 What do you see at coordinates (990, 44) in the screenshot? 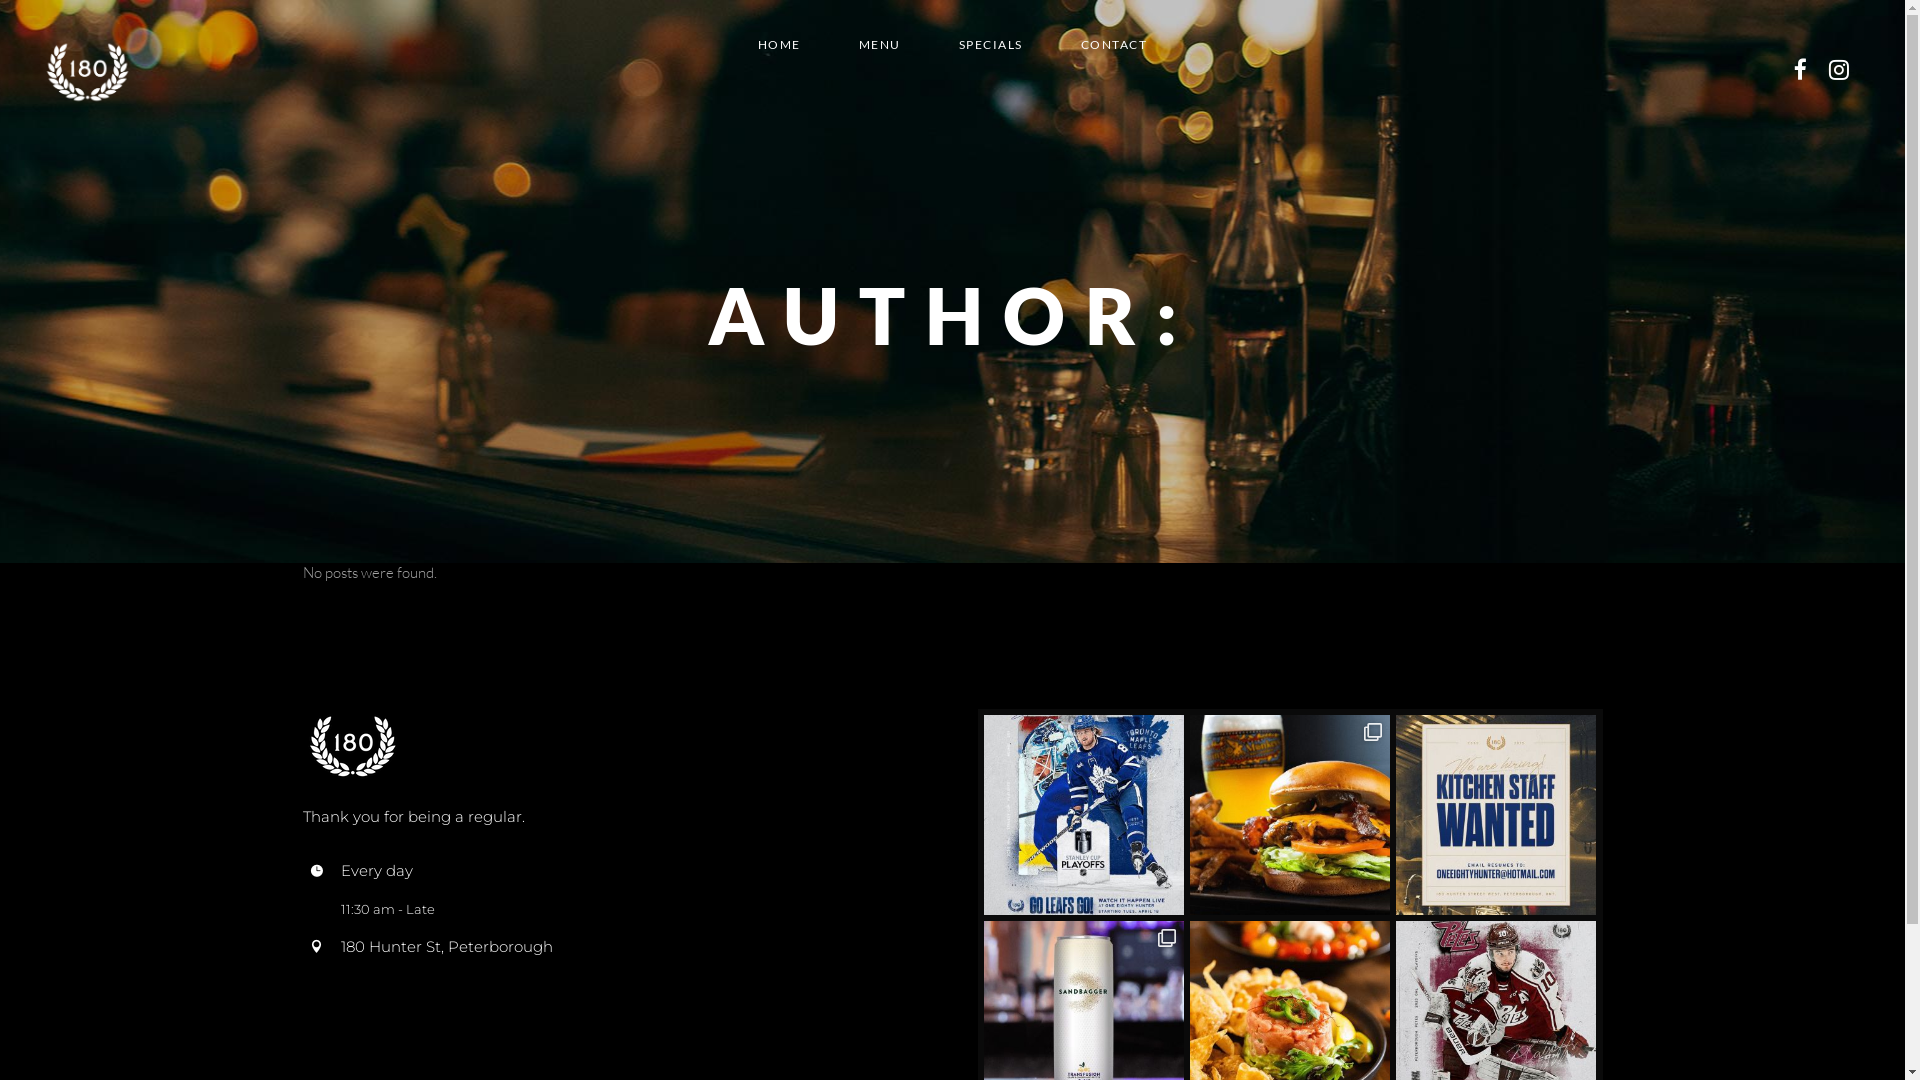
I see `'SPECIALS'` at bounding box center [990, 44].